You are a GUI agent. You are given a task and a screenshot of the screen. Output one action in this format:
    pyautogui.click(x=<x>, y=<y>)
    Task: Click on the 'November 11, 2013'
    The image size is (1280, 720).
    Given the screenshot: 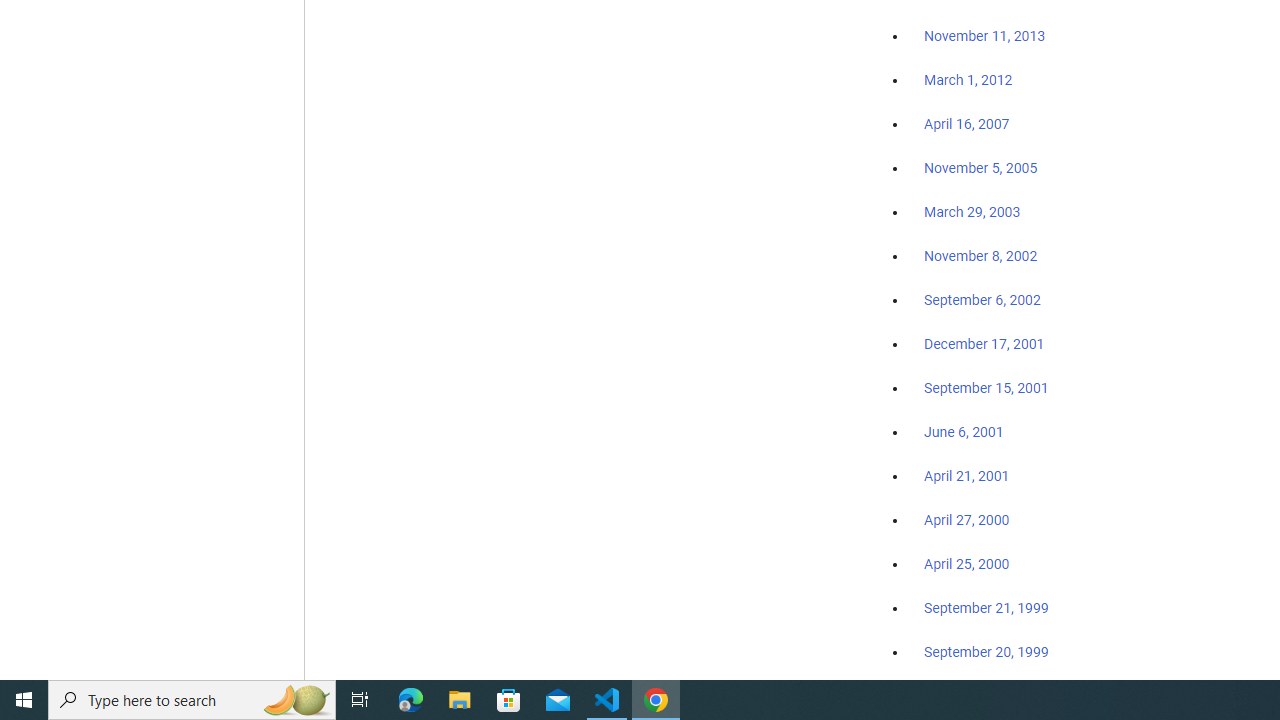 What is the action you would take?
    pyautogui.click(x=984, y=37)
    